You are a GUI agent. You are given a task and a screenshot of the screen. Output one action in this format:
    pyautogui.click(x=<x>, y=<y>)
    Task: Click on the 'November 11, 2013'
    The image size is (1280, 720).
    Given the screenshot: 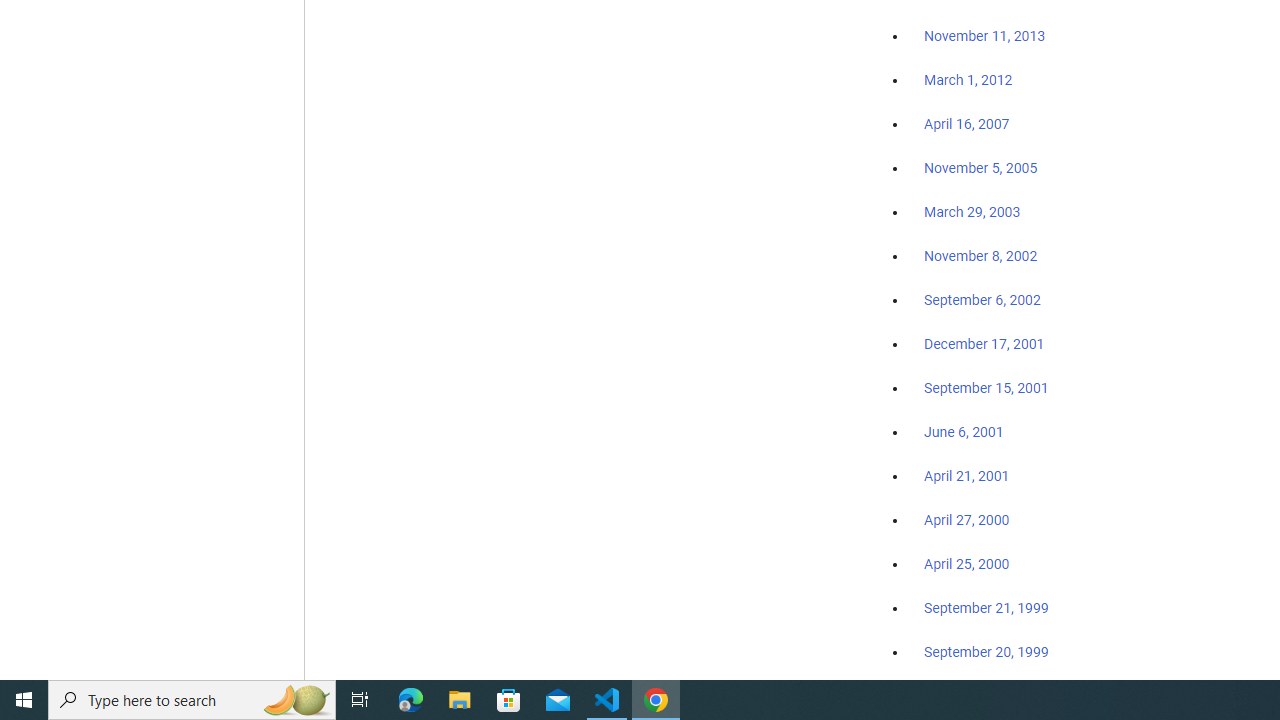 What is the action you would take?
    pyautogui.click(x=984, y=37)
    